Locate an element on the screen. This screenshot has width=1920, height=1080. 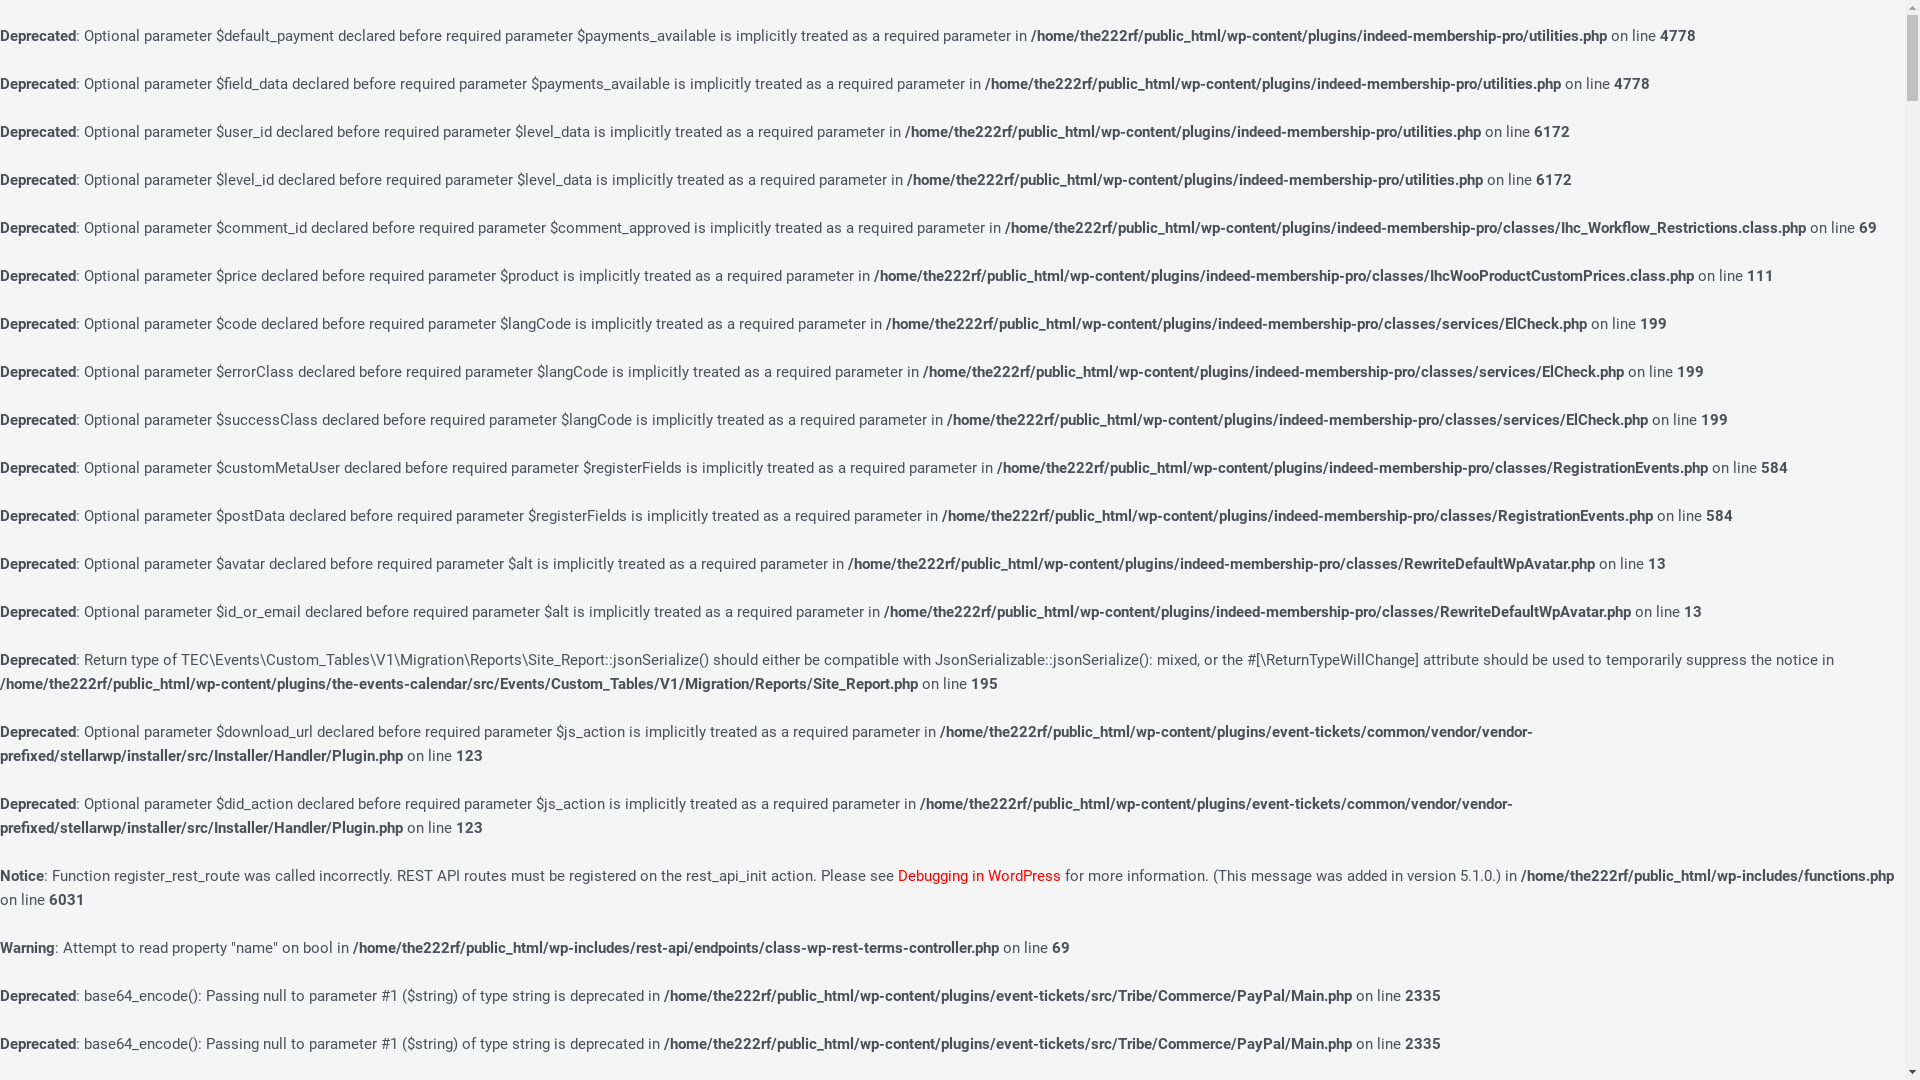
'Debugging in WordPress' is located at coordinates (979, 874).